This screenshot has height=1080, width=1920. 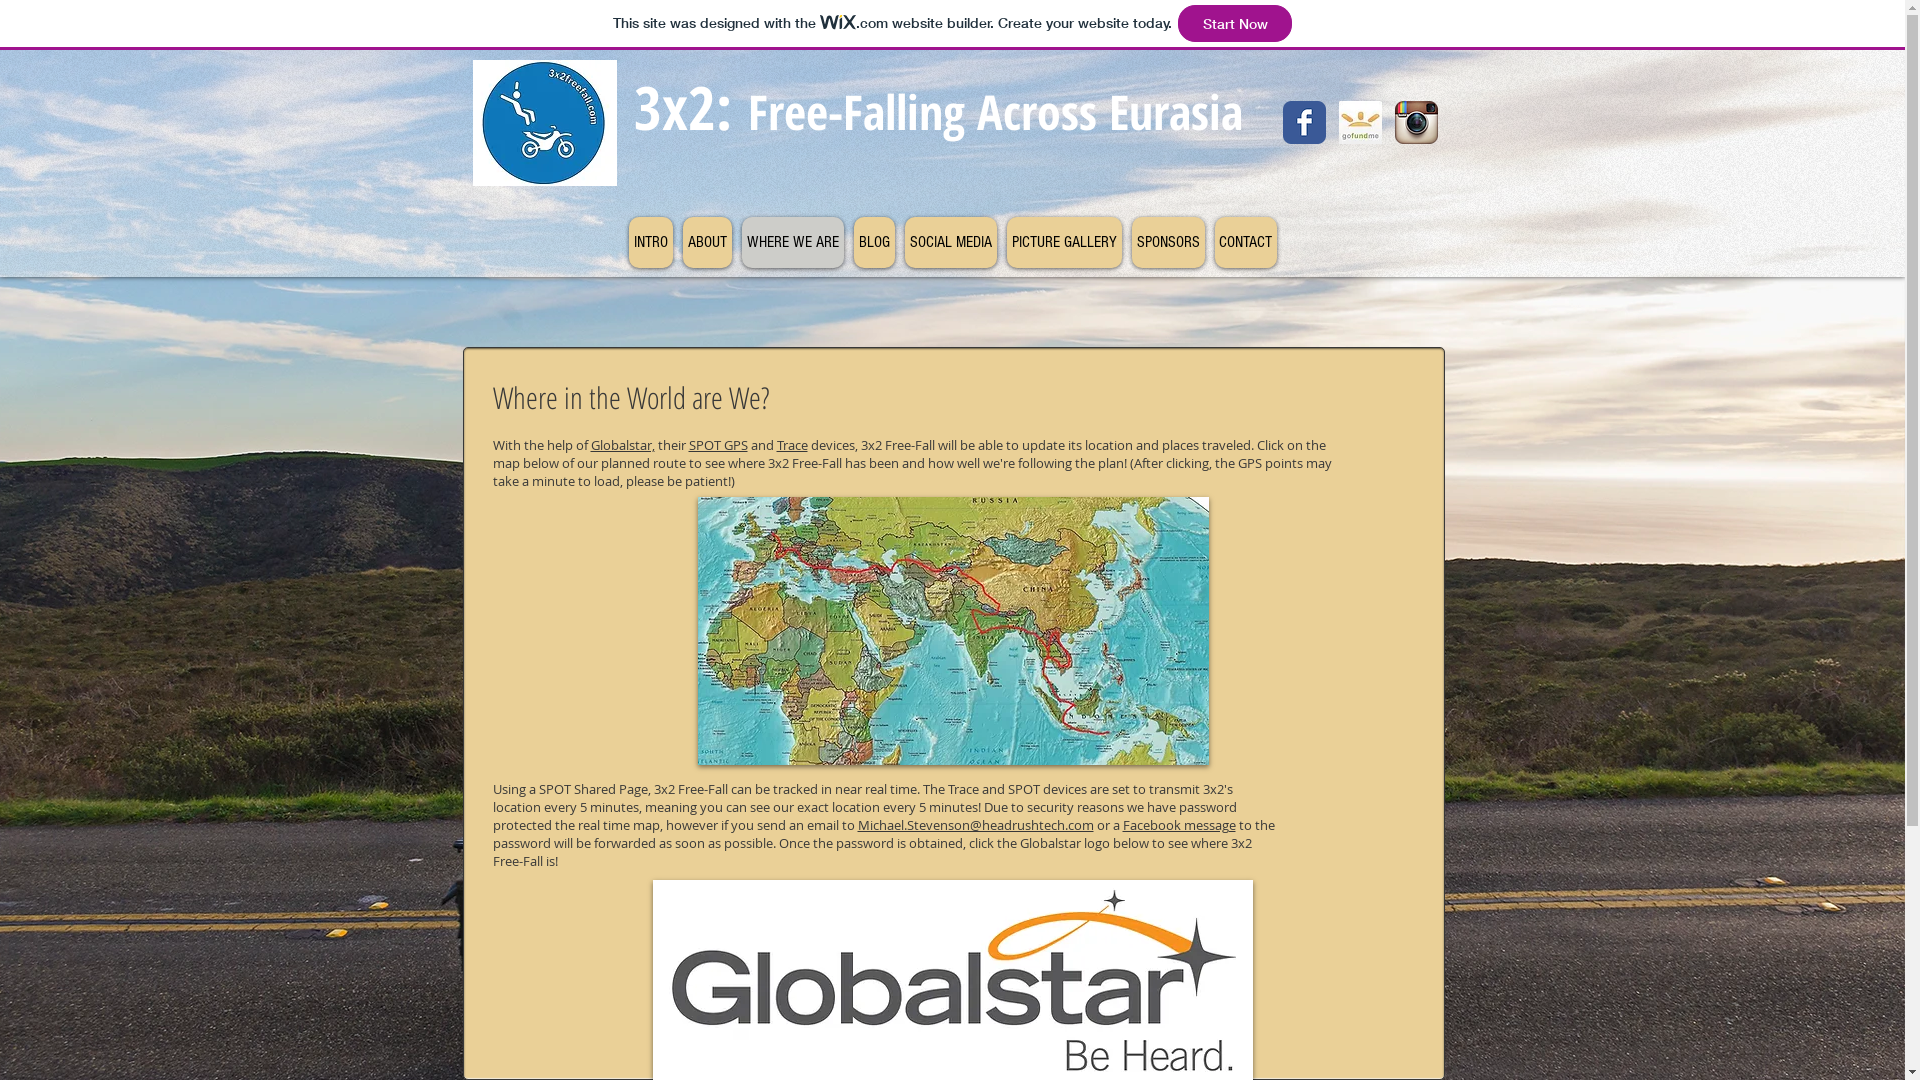 What do you see at coordinates (1168, 241) in the screenshot?
I see `'SPONSORS'` at bounding box center [1168, 241].